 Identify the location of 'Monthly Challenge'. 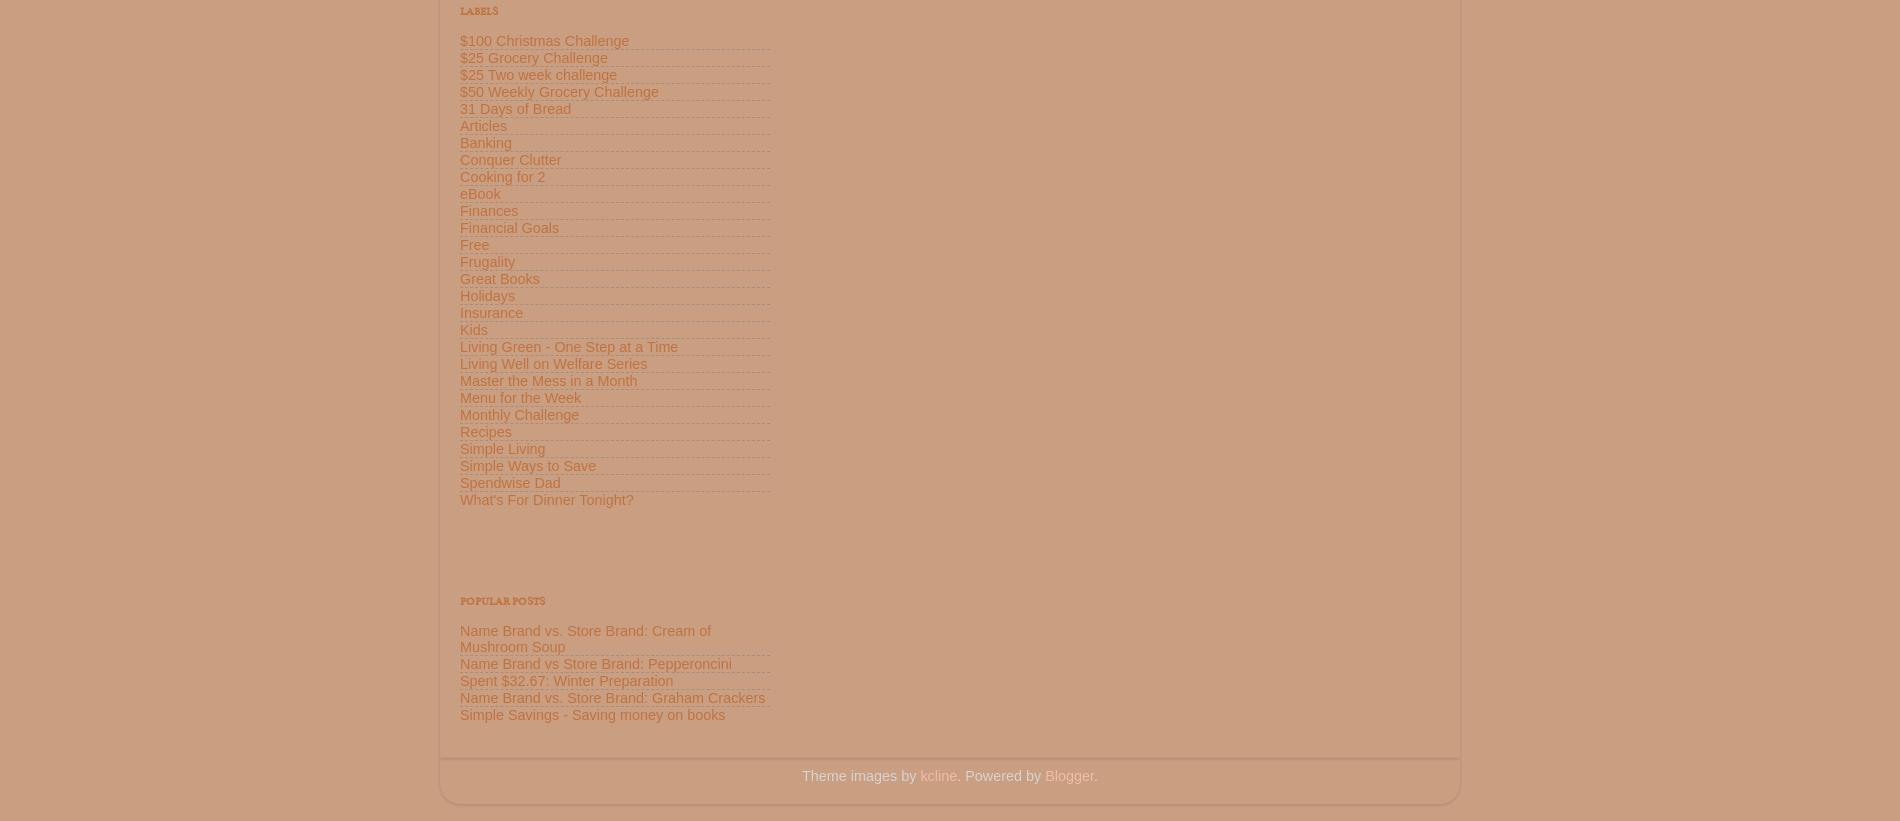
(519, 414).